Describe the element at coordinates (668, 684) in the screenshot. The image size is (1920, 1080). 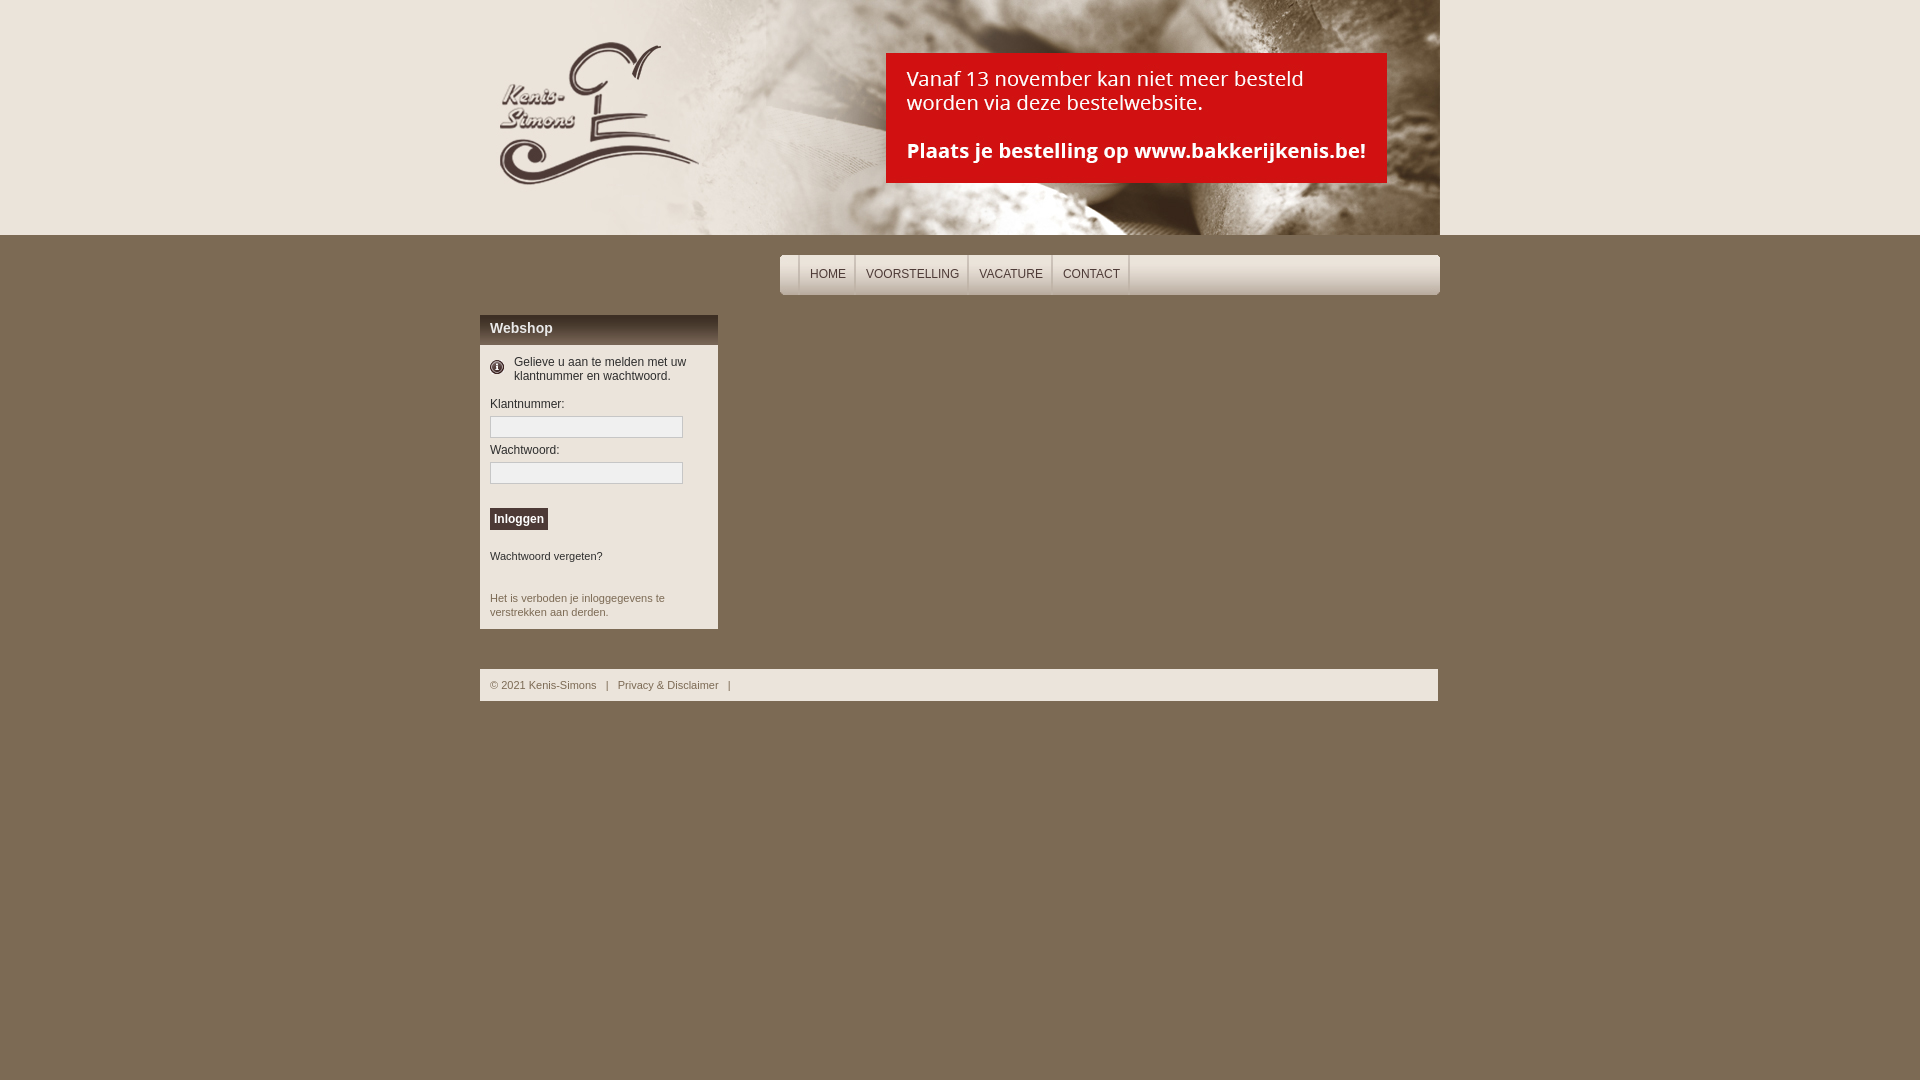
I see `'Privacy & Disclaimer'` at that location.